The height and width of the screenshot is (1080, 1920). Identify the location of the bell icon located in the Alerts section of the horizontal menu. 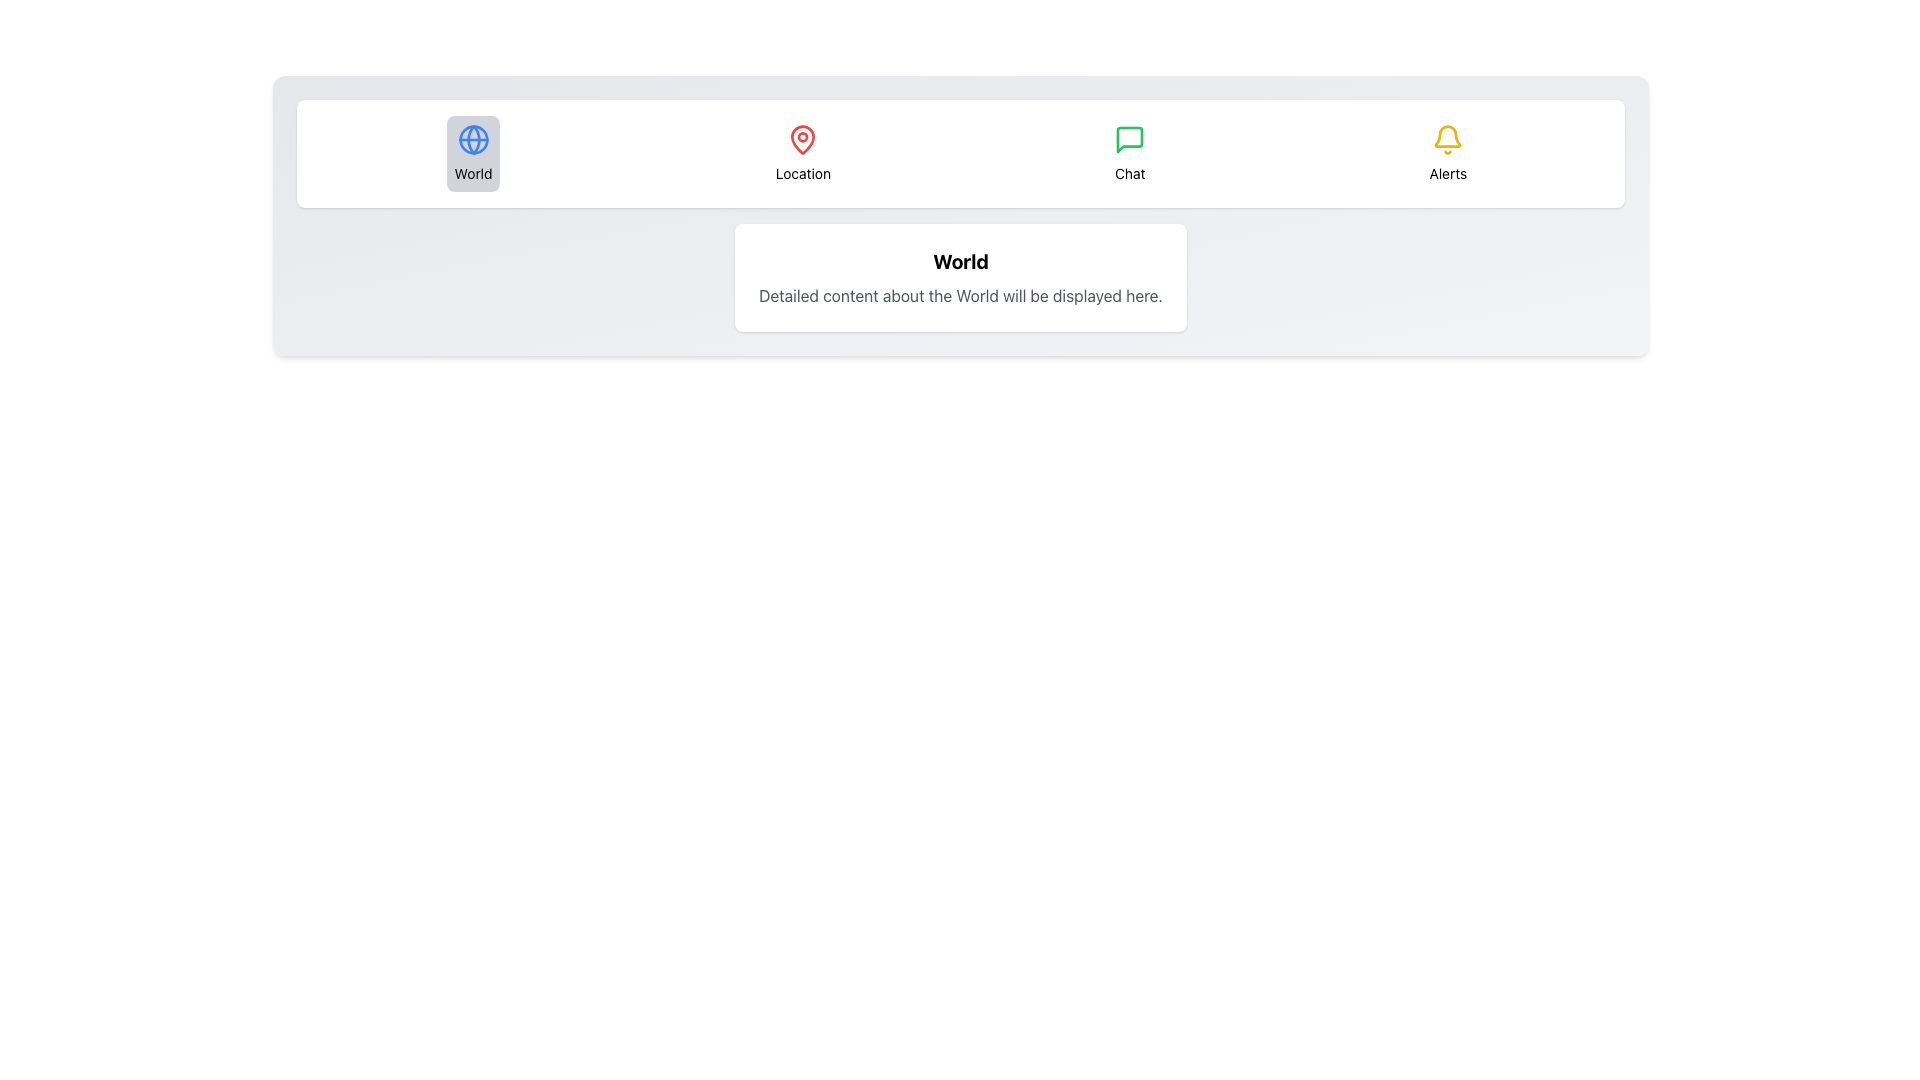
(1448, 138).